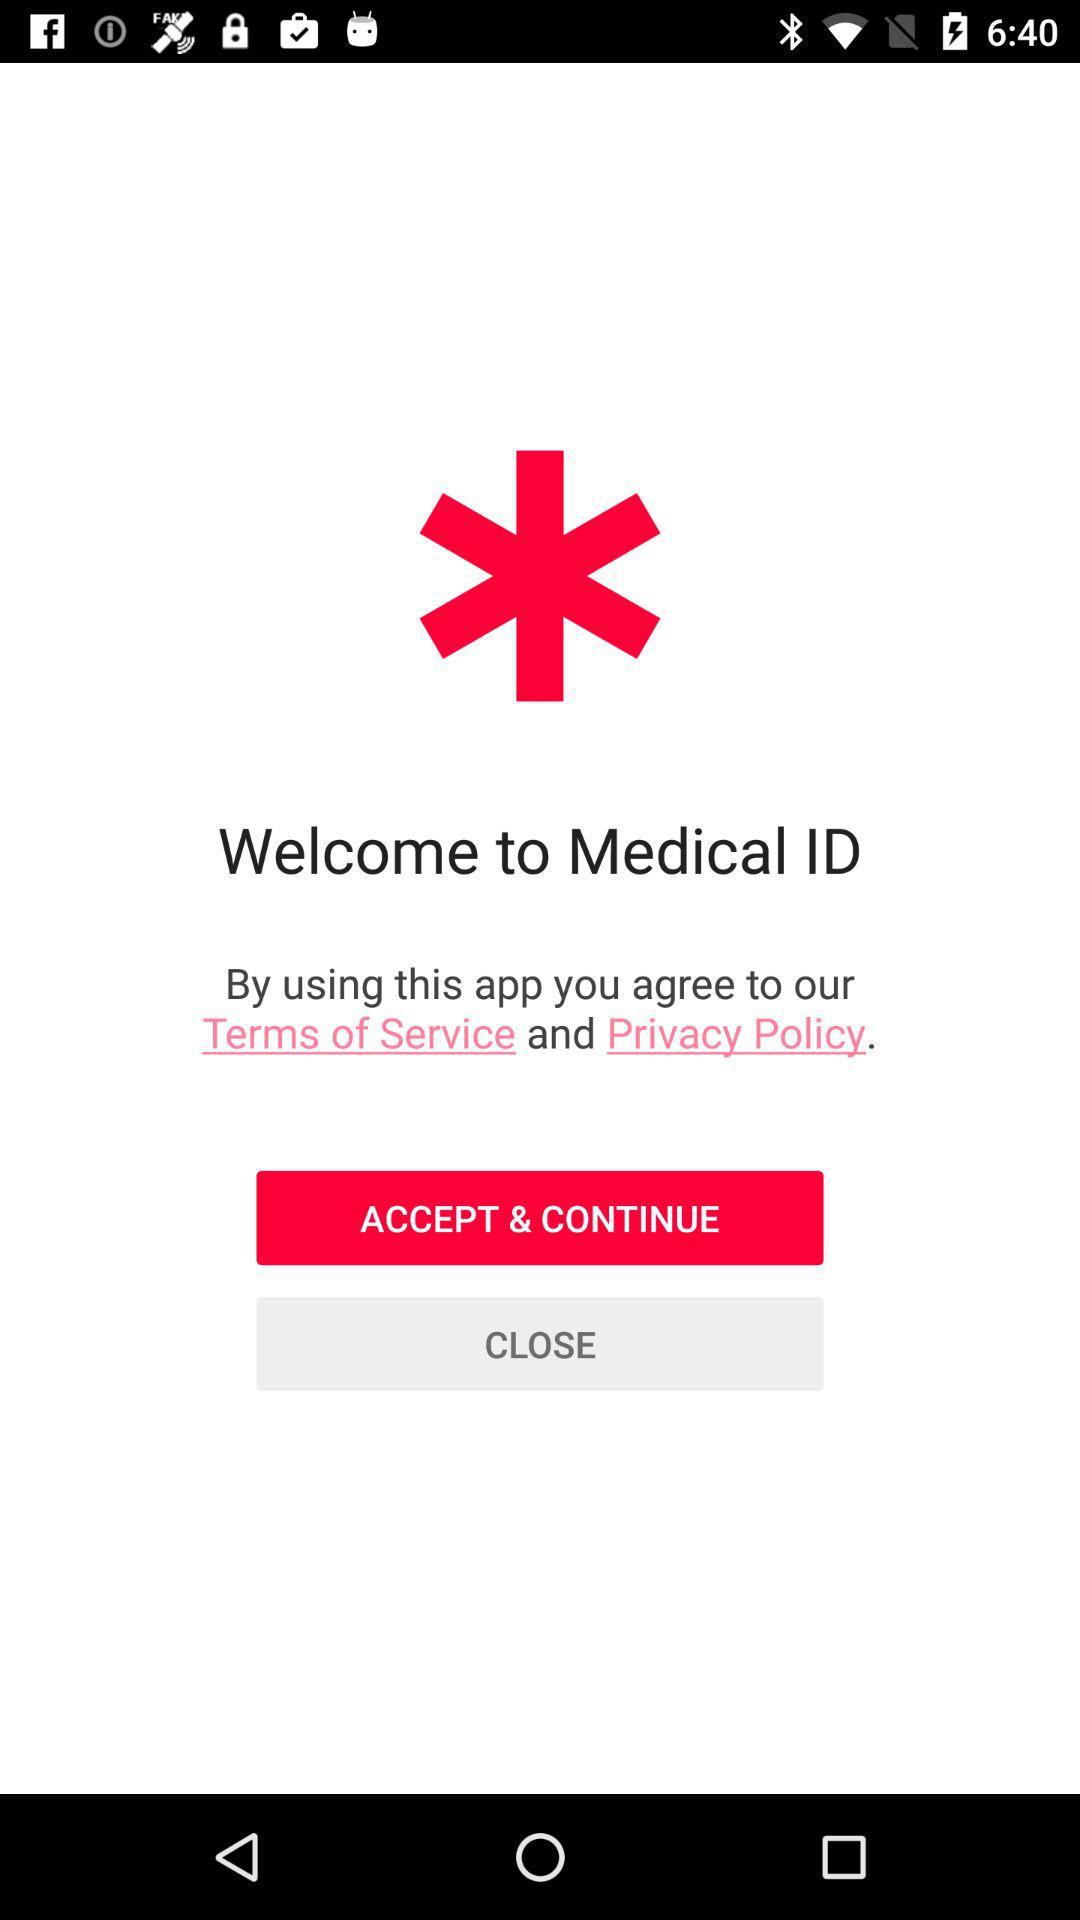  Describe the element at coordinates (540, 1344) in the screenshot. I see `the icon below the accept & continue icon` at that location.